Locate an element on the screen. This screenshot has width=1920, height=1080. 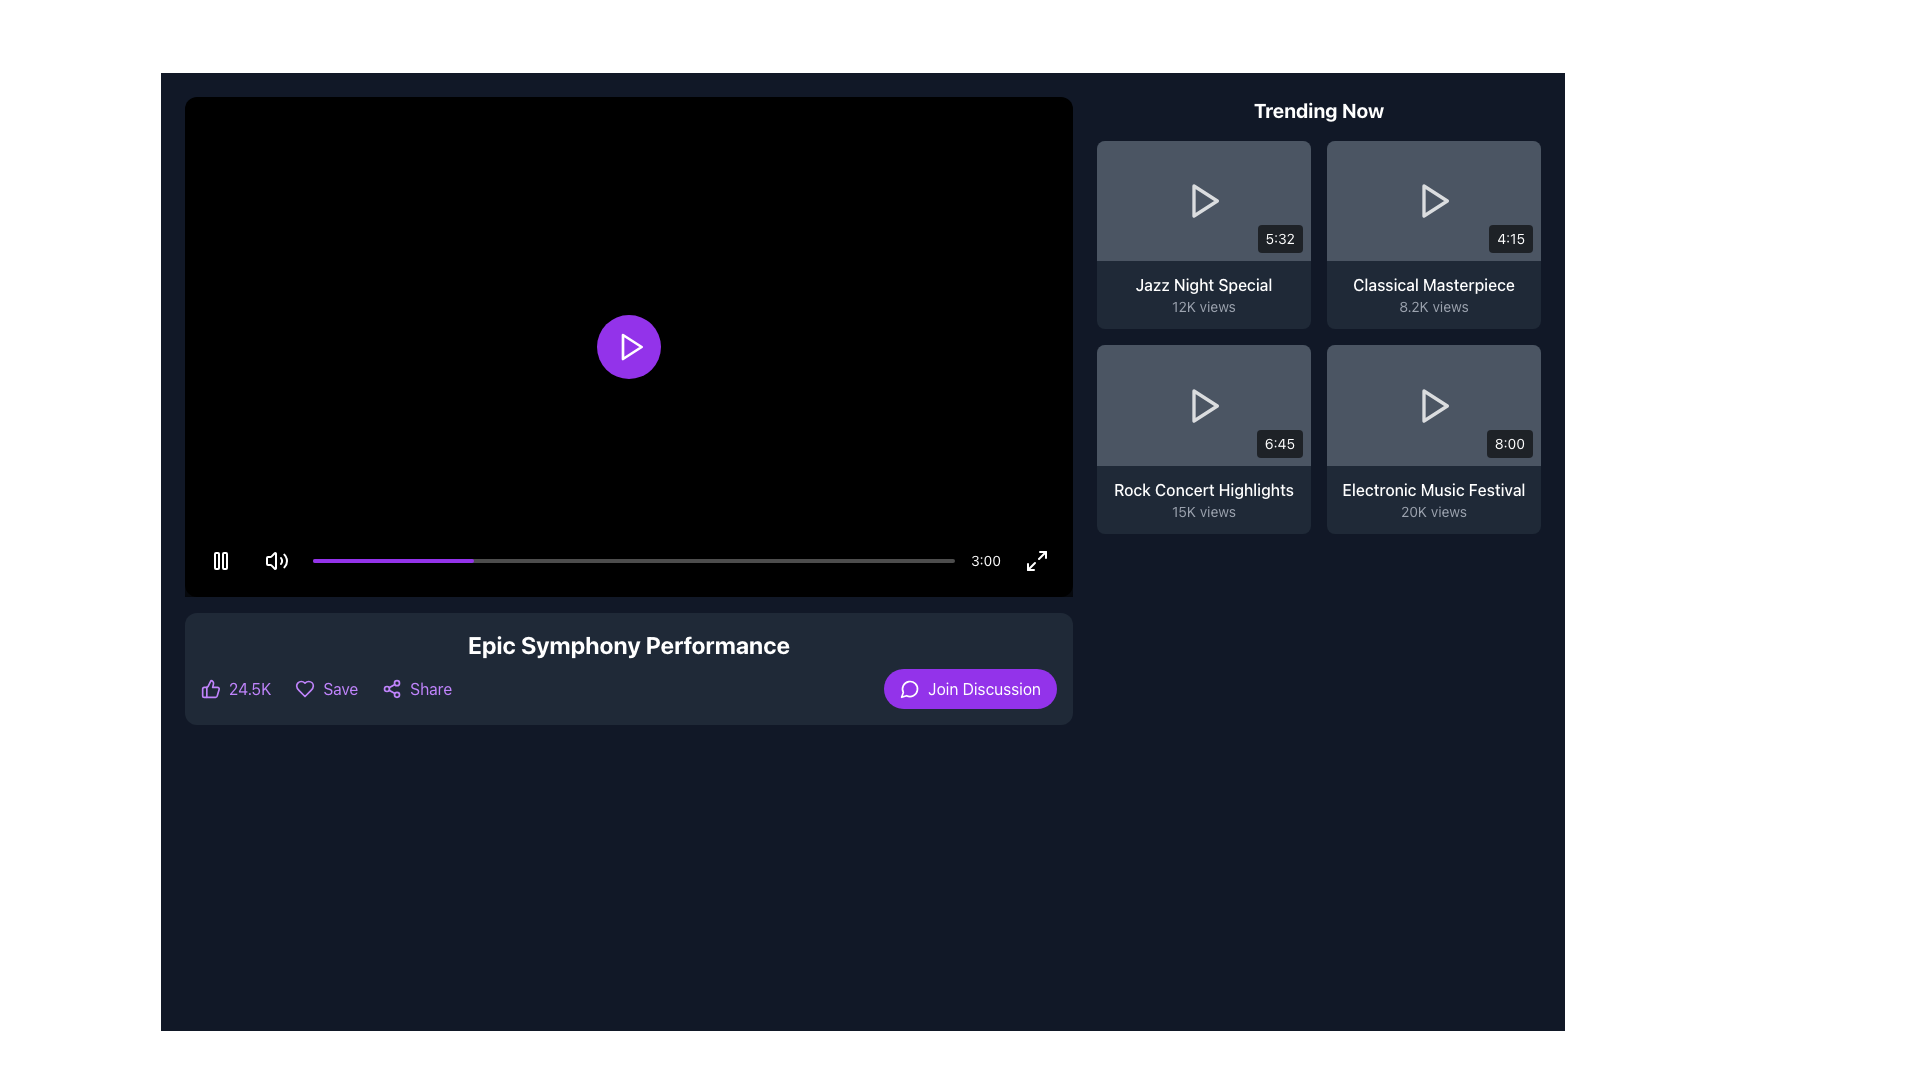
the informational text label displaying the number of views for the video titled 'Rock Concert Highlights', located below the title within the third card of the 'Trending Now' section is located at coordinates (1203, 509).